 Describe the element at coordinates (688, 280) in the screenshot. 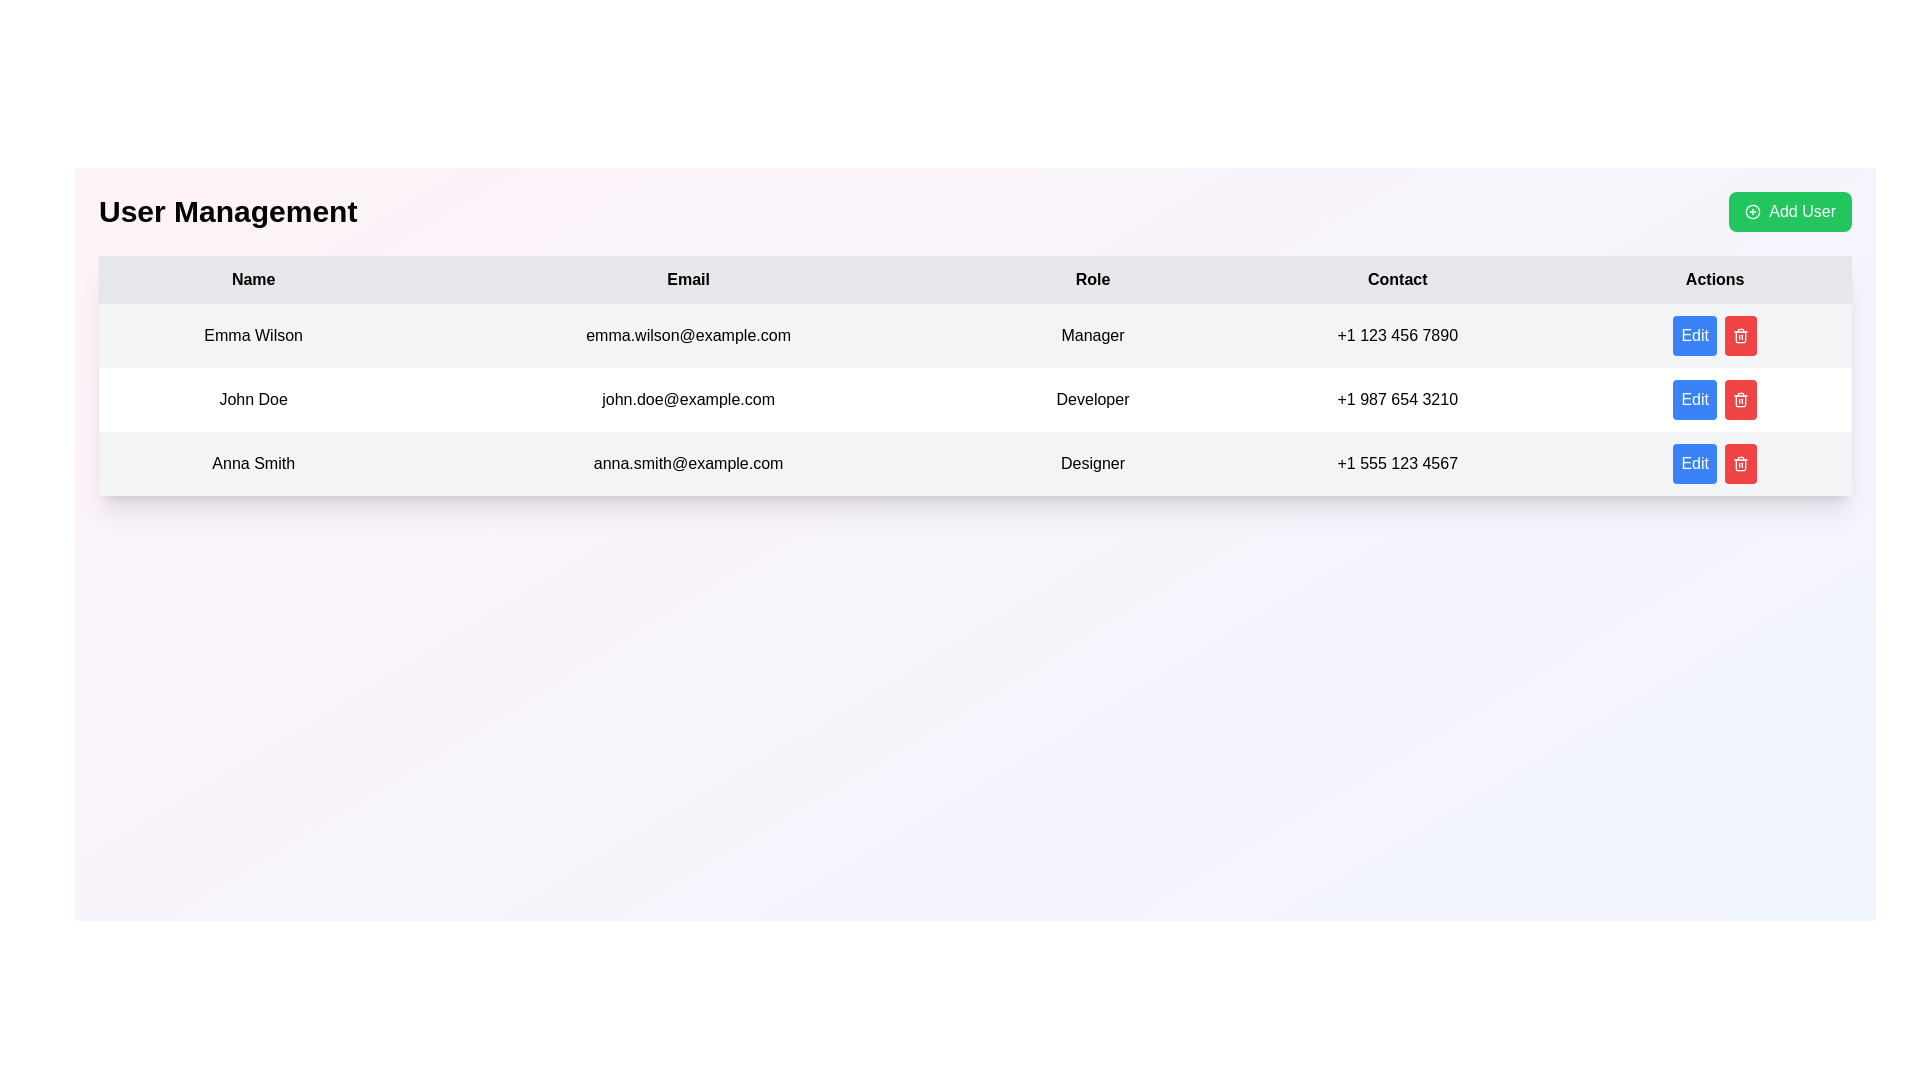

I see `the 'Email' text header in the table column, which is bold and centered within a light gray header bar, positioned between 'Name' and 'Role'` at that location.